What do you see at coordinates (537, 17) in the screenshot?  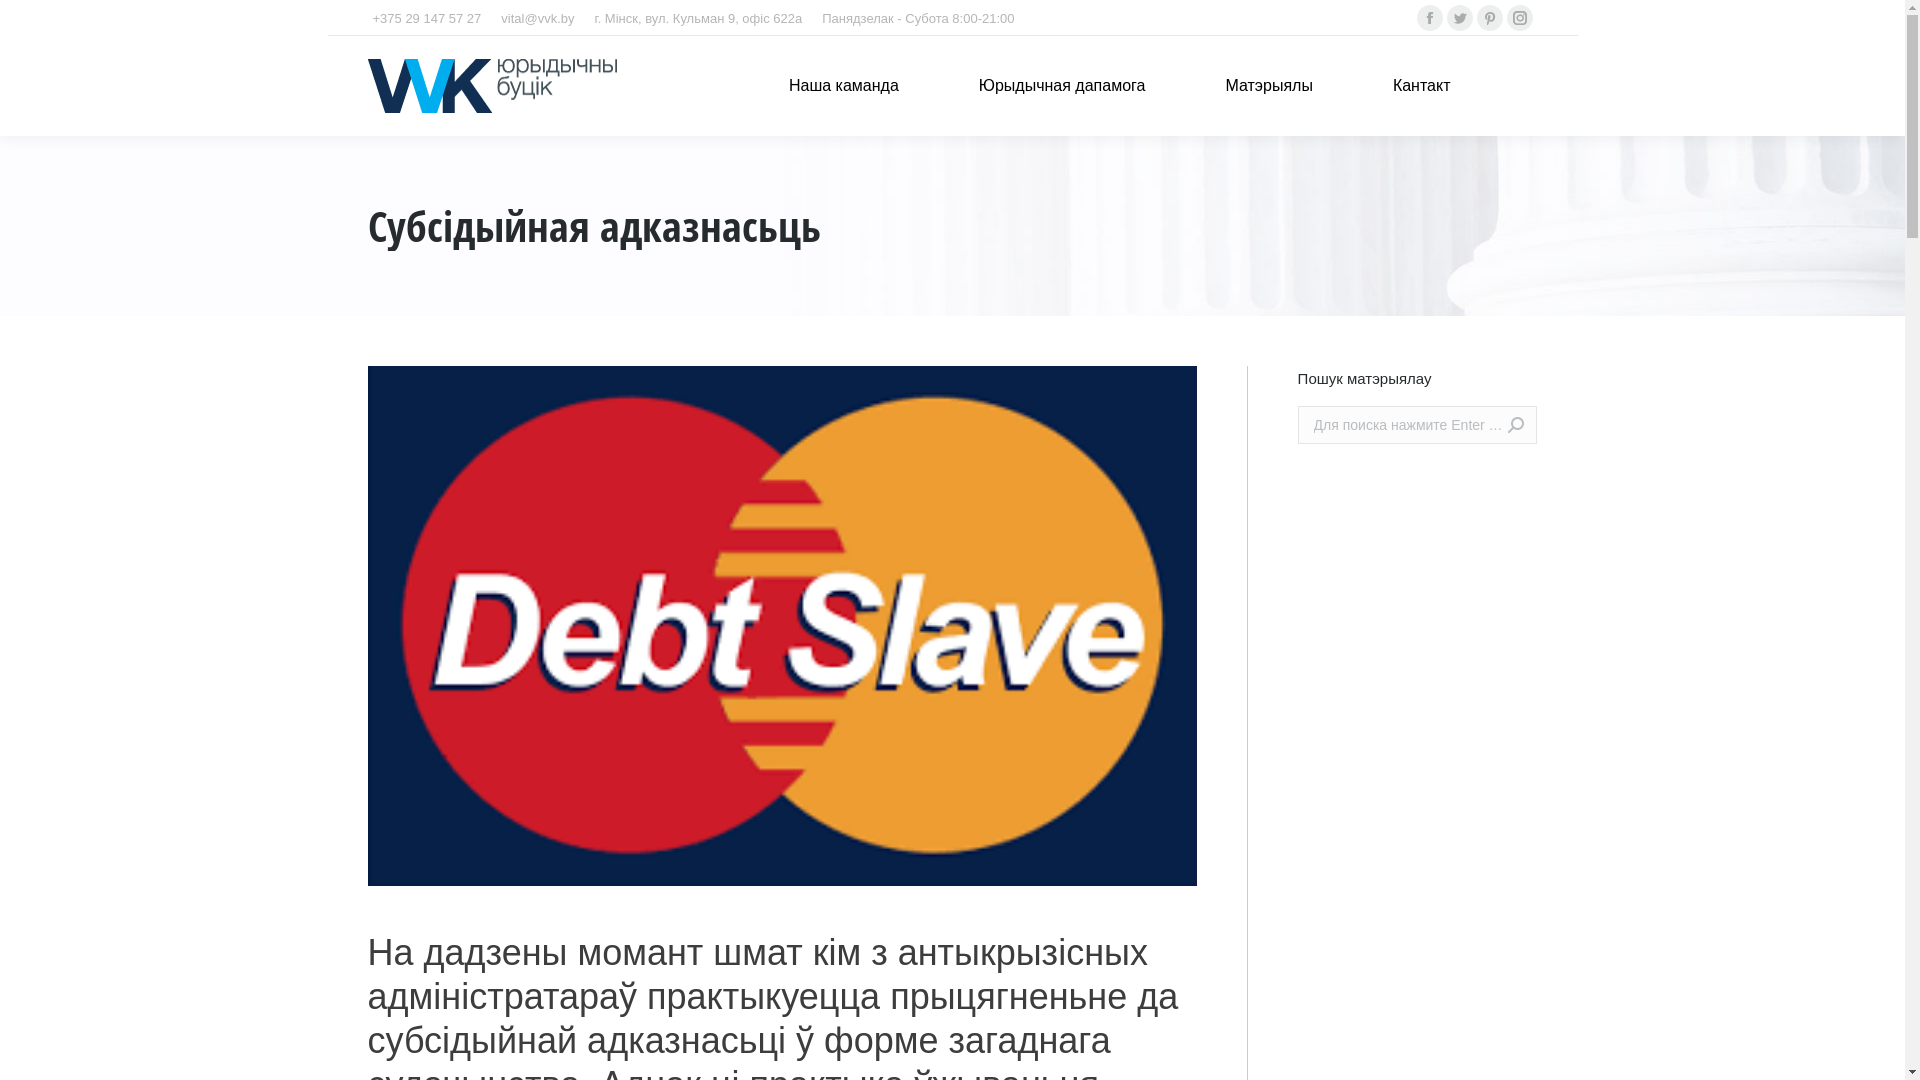 I see `'vital@vvk.by'` at bounding box center [537, 17].